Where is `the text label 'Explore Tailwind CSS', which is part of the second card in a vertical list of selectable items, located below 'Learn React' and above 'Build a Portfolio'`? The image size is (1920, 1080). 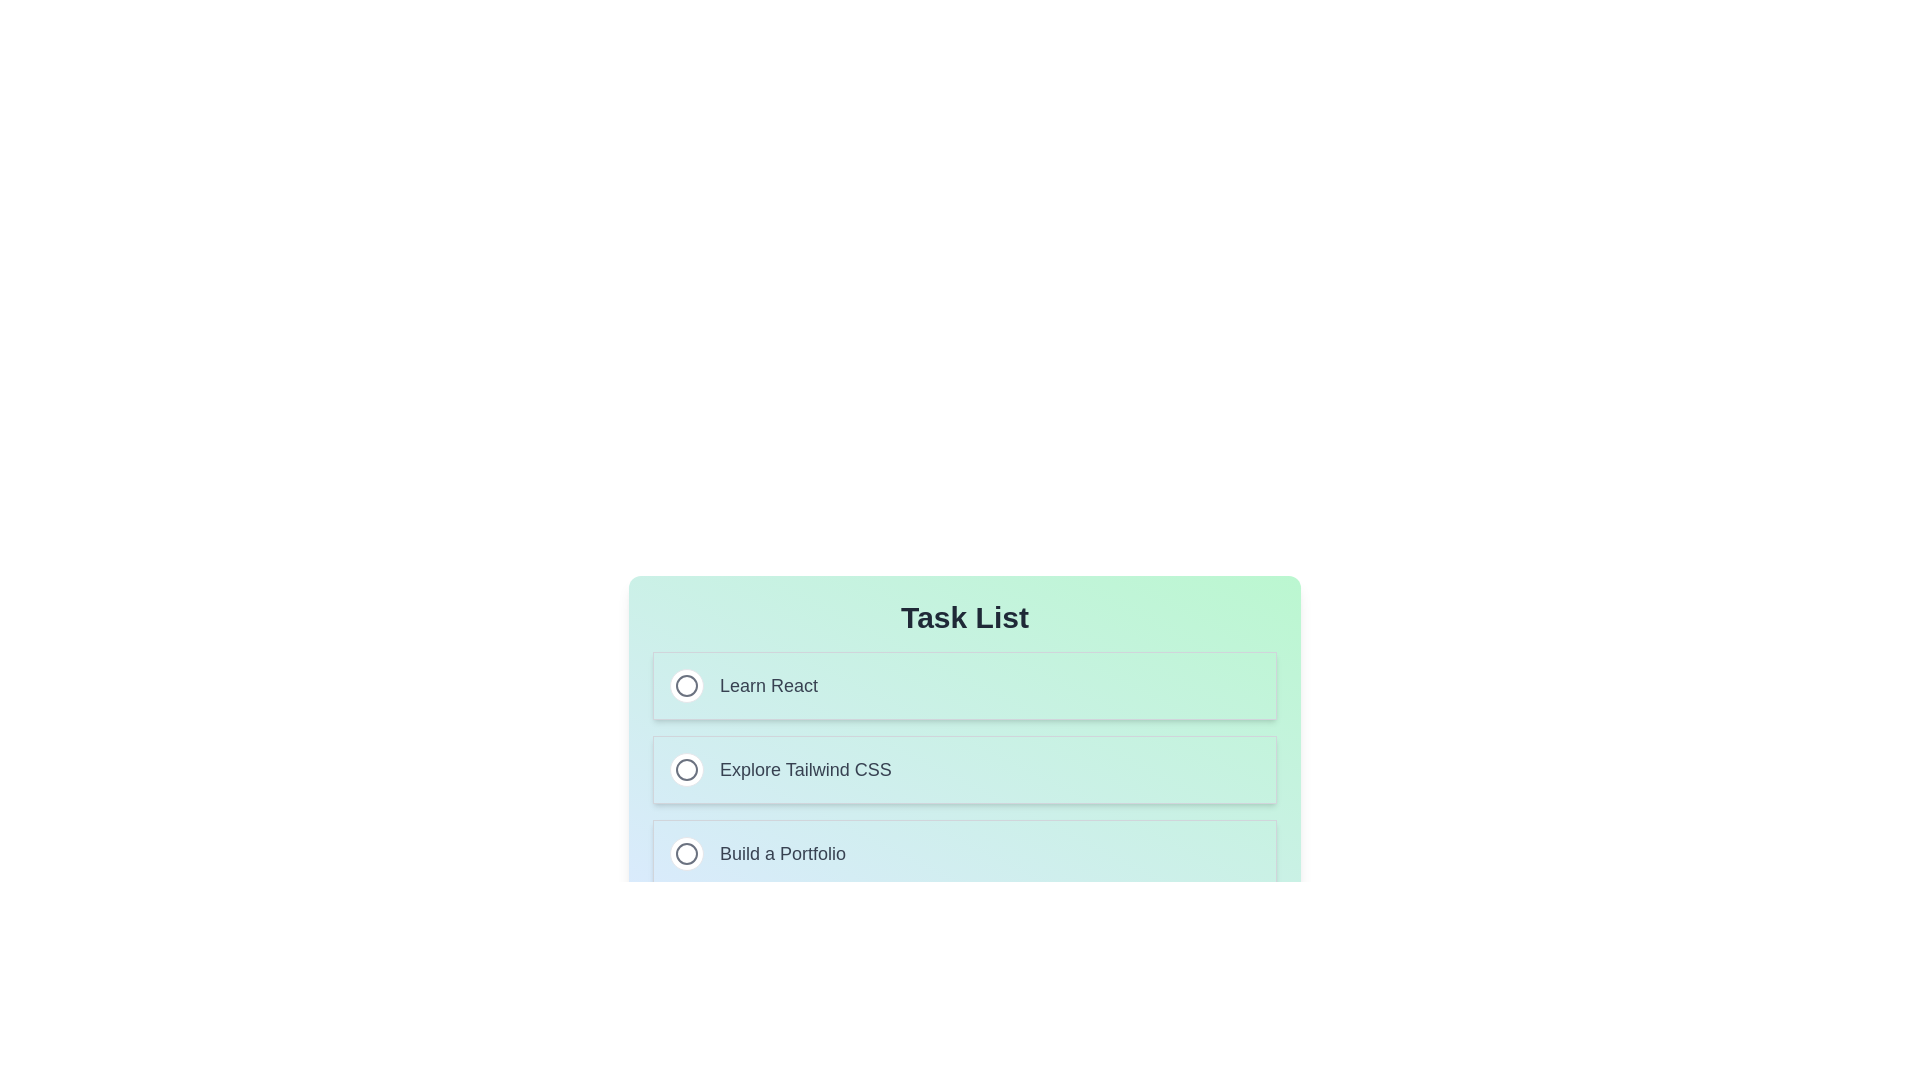
the text label 'Explore Tailwind CSS', which is part of the second card in a vertical list of selectable items, located below 'Learn React' and above 'Build a Portfolio' is located at coordinates (805, 769).